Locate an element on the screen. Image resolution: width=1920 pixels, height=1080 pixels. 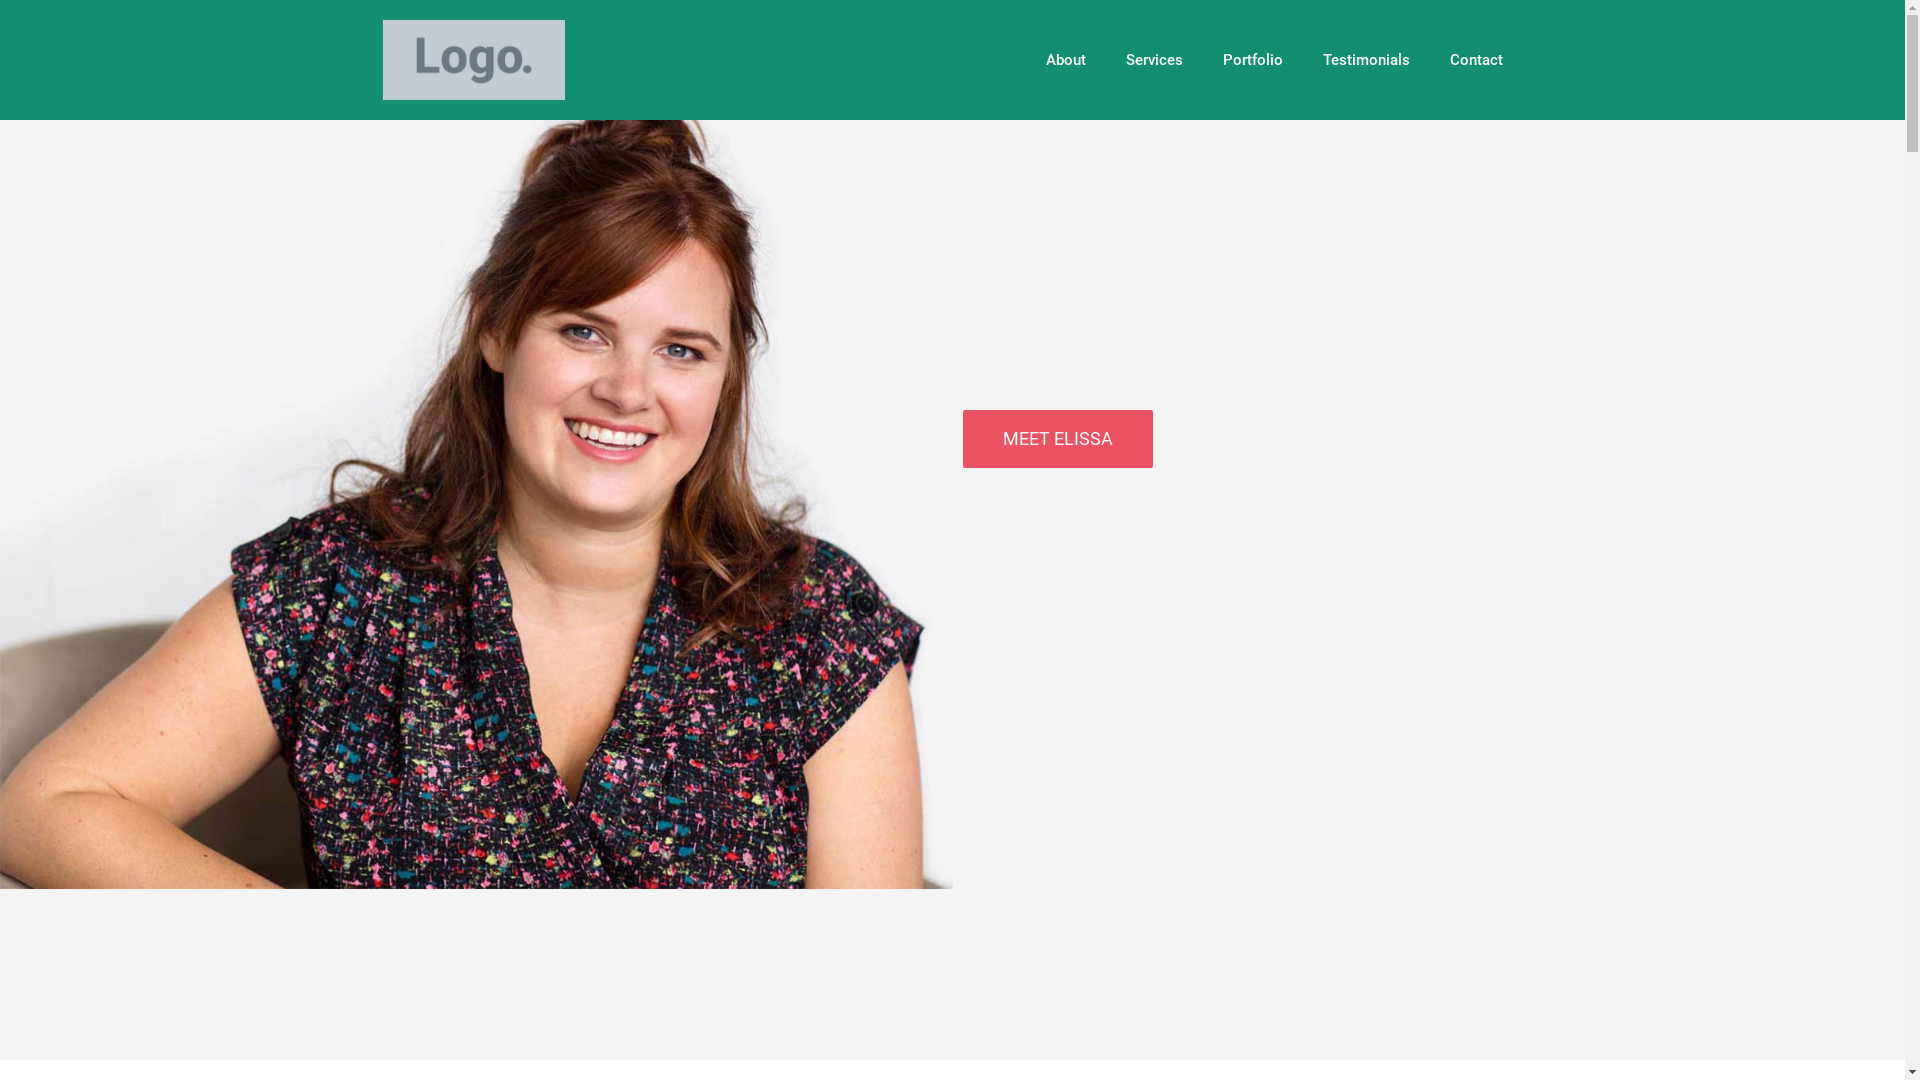
'MEET ELISSA' is located at coordinates (1055, 438).